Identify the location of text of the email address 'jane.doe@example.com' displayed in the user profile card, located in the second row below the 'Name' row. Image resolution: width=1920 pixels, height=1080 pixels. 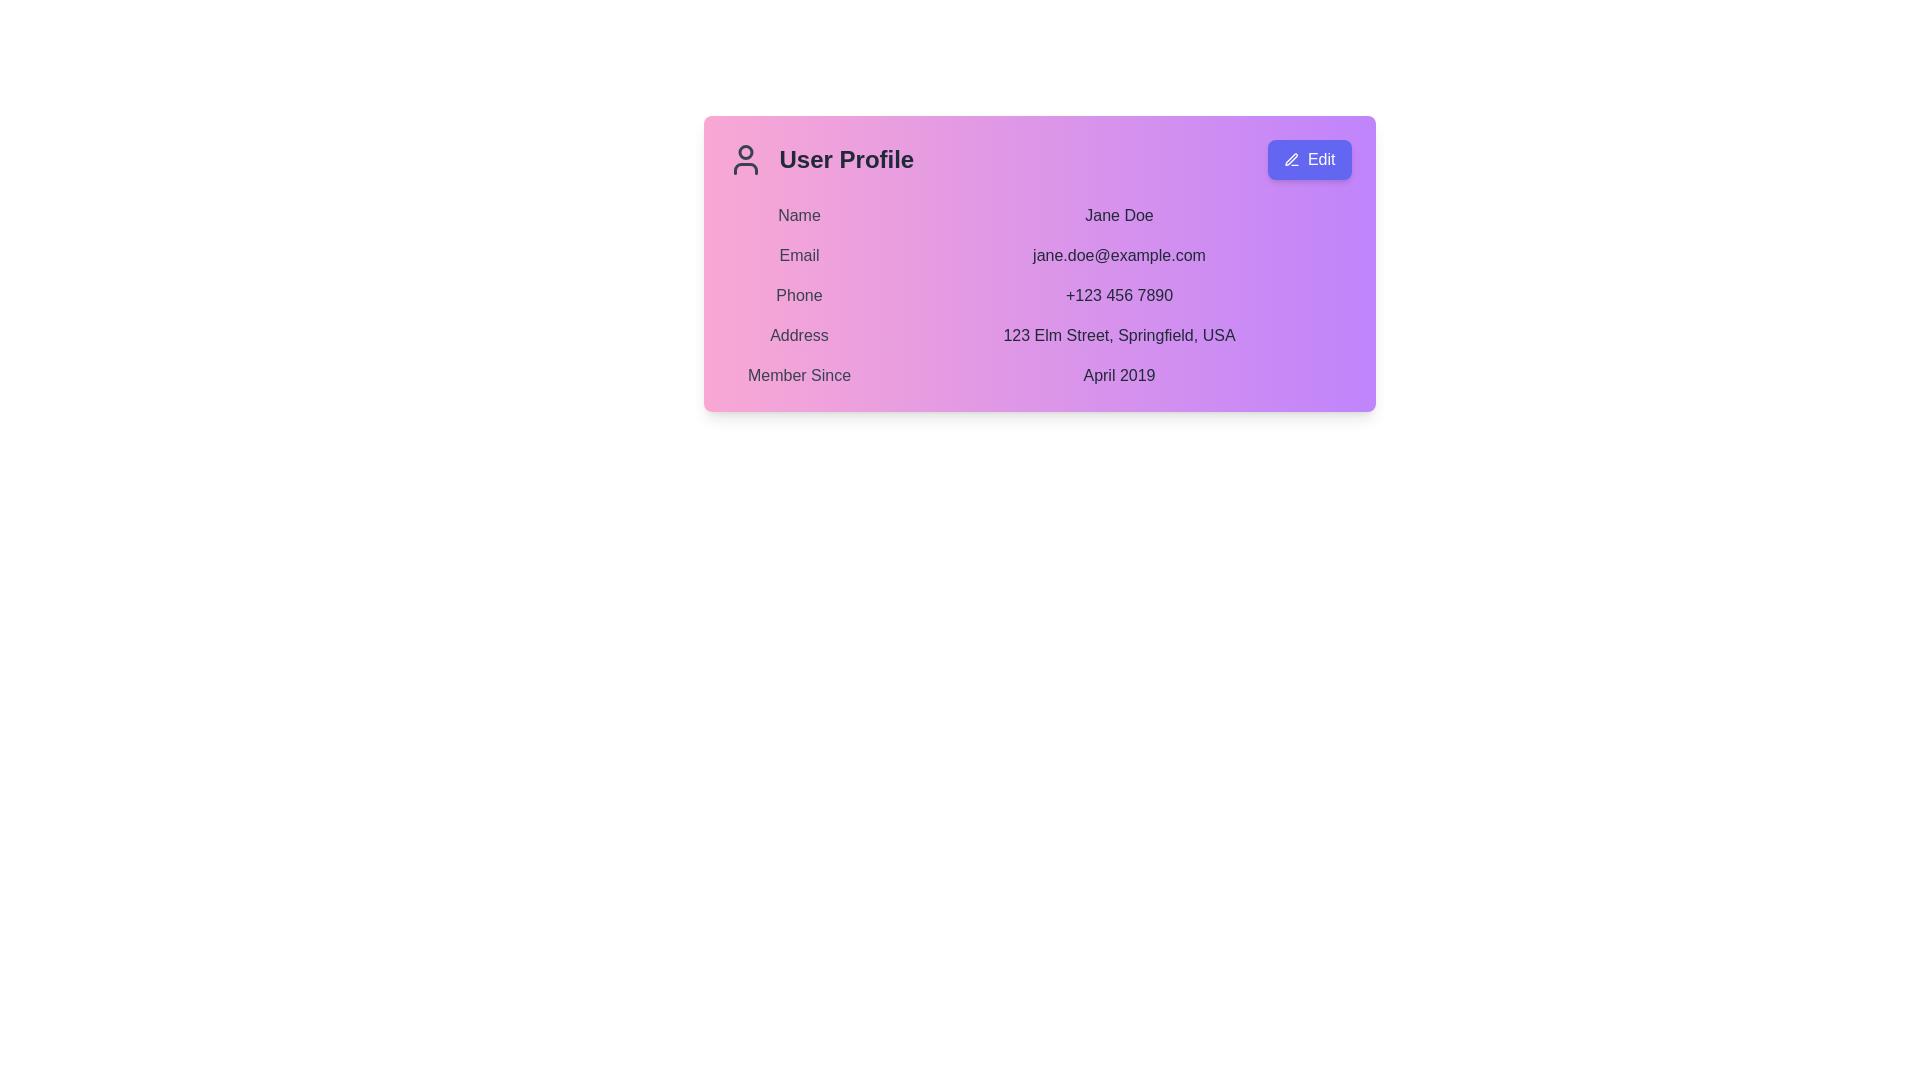
(1039, 254).